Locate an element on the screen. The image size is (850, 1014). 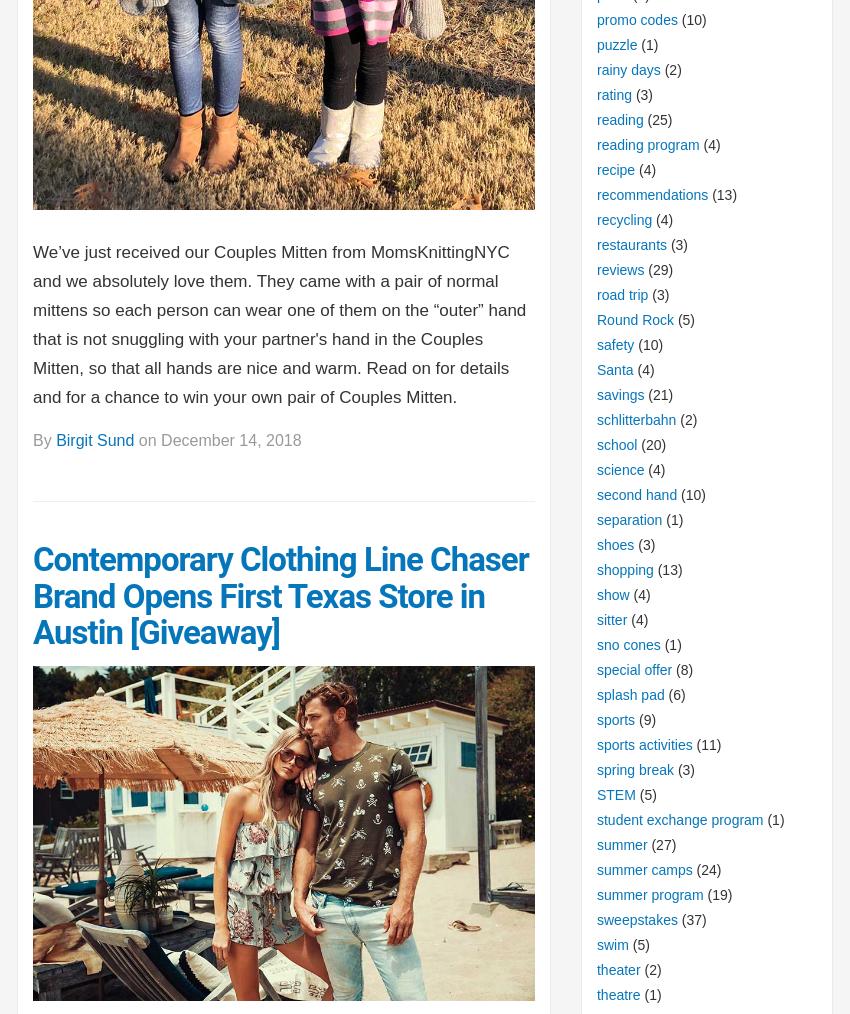
'(8)' is located at coordinates (672, 669).